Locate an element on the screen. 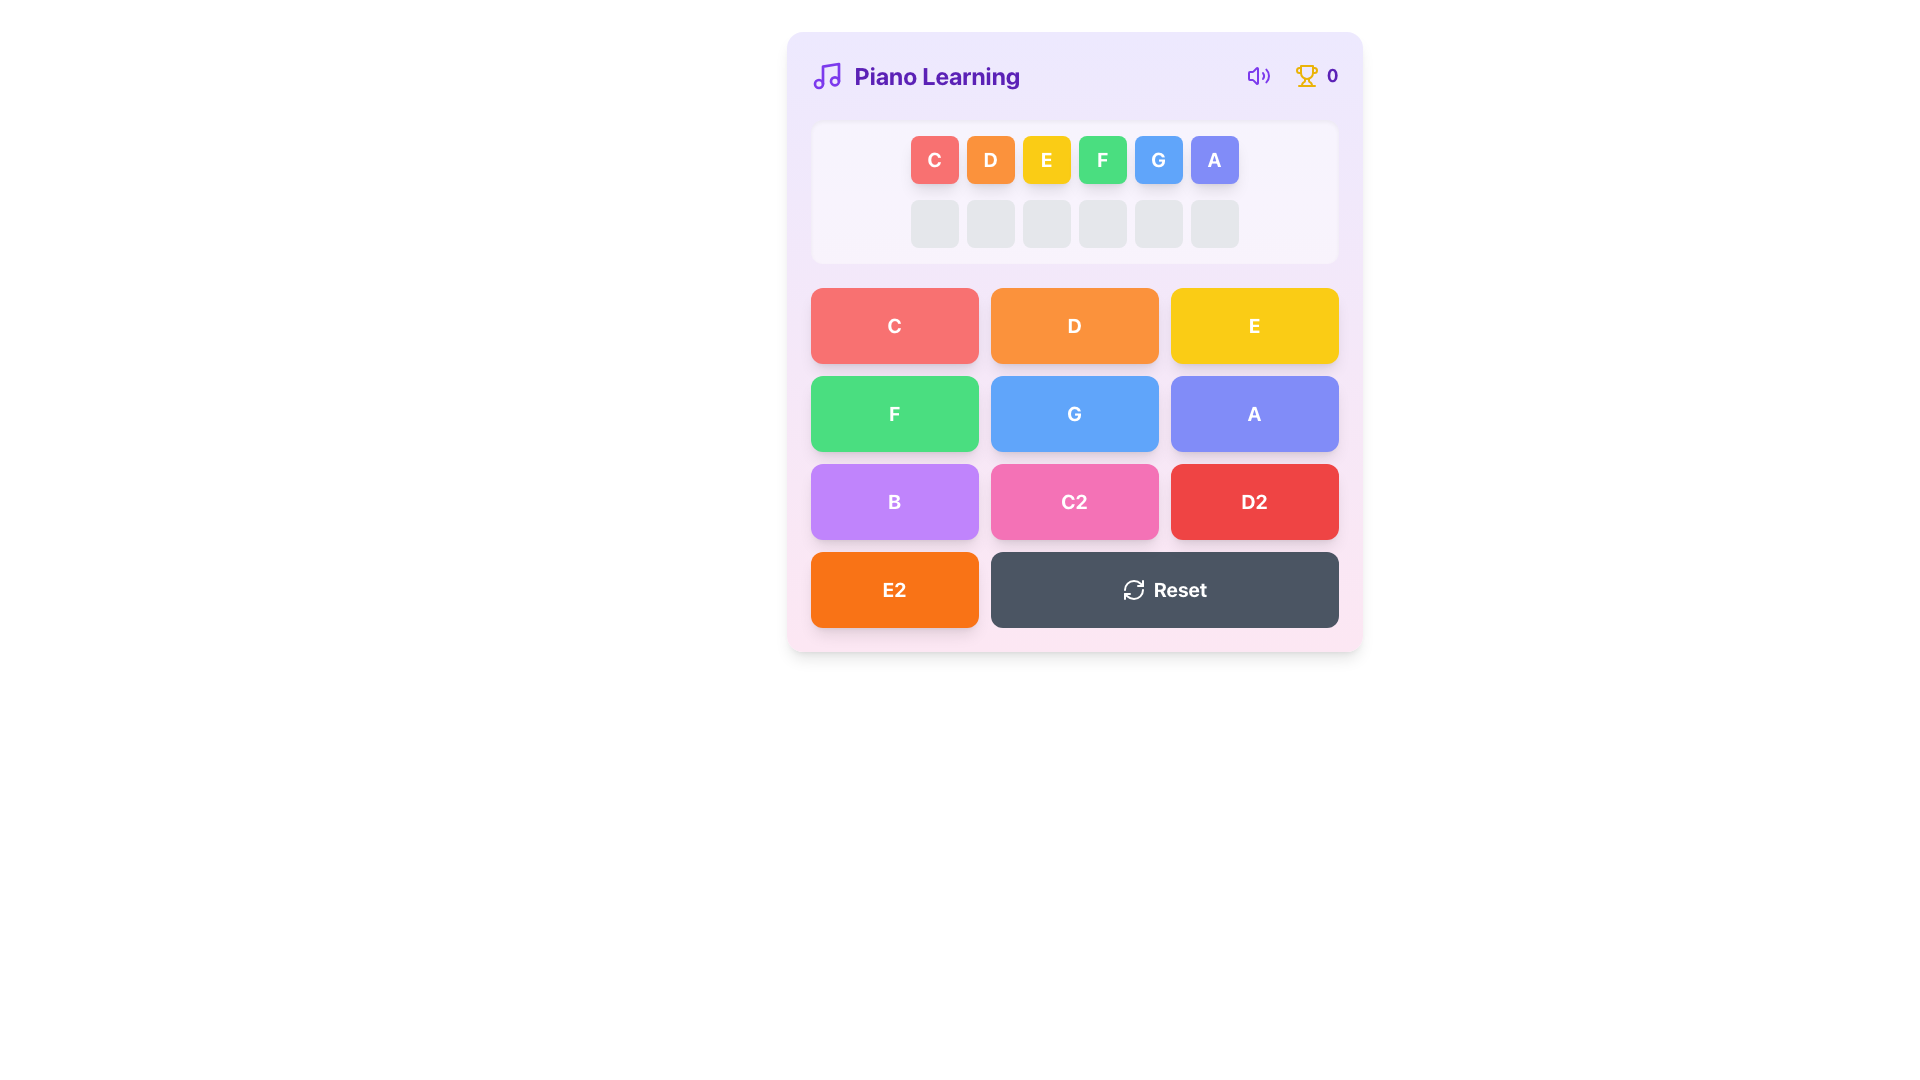 This screenshot has width=1920, height=1080. the circular arrow icon associated with the action of refreshing or resetting, located to the left of the 'Reset' text in the bottom row of the interface is located at coordinates (1133, 589).